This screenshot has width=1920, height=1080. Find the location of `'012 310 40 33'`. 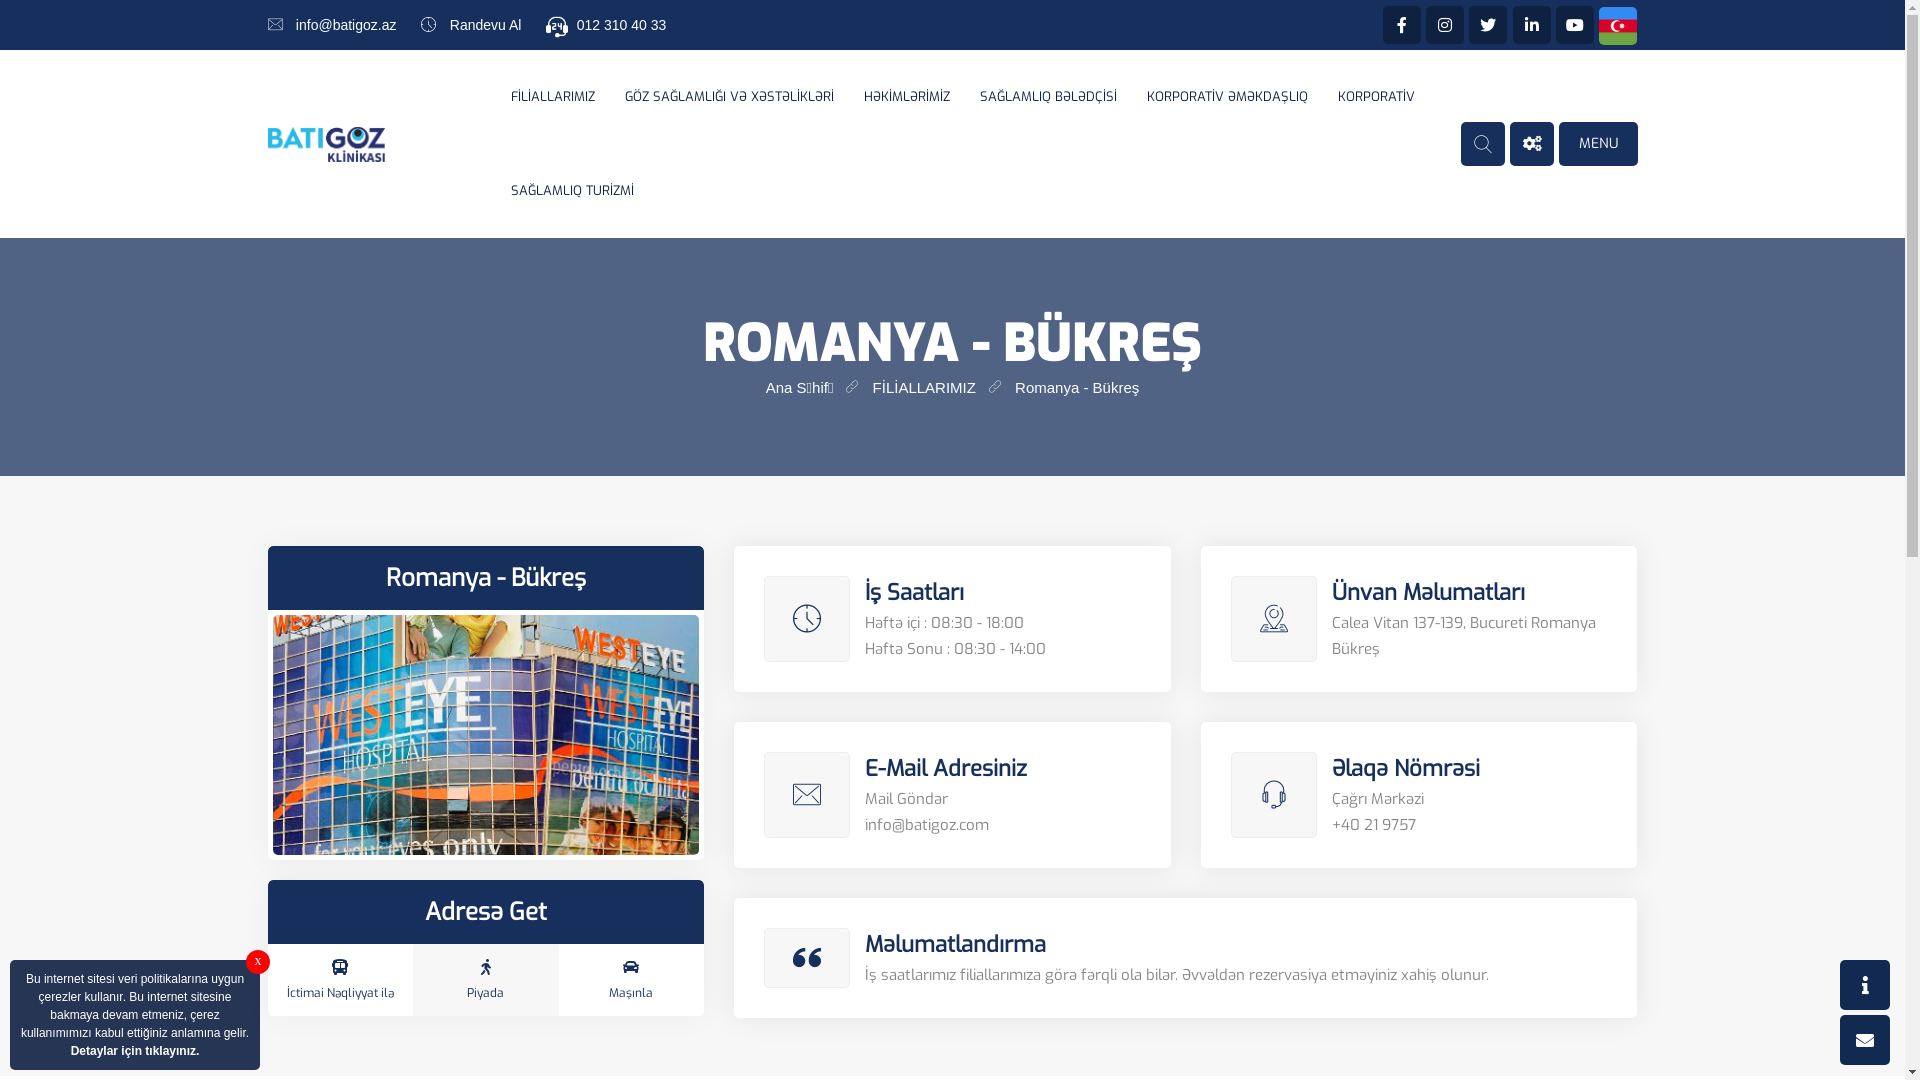

'012 310 40 33' is located at coordinates (621, 24).